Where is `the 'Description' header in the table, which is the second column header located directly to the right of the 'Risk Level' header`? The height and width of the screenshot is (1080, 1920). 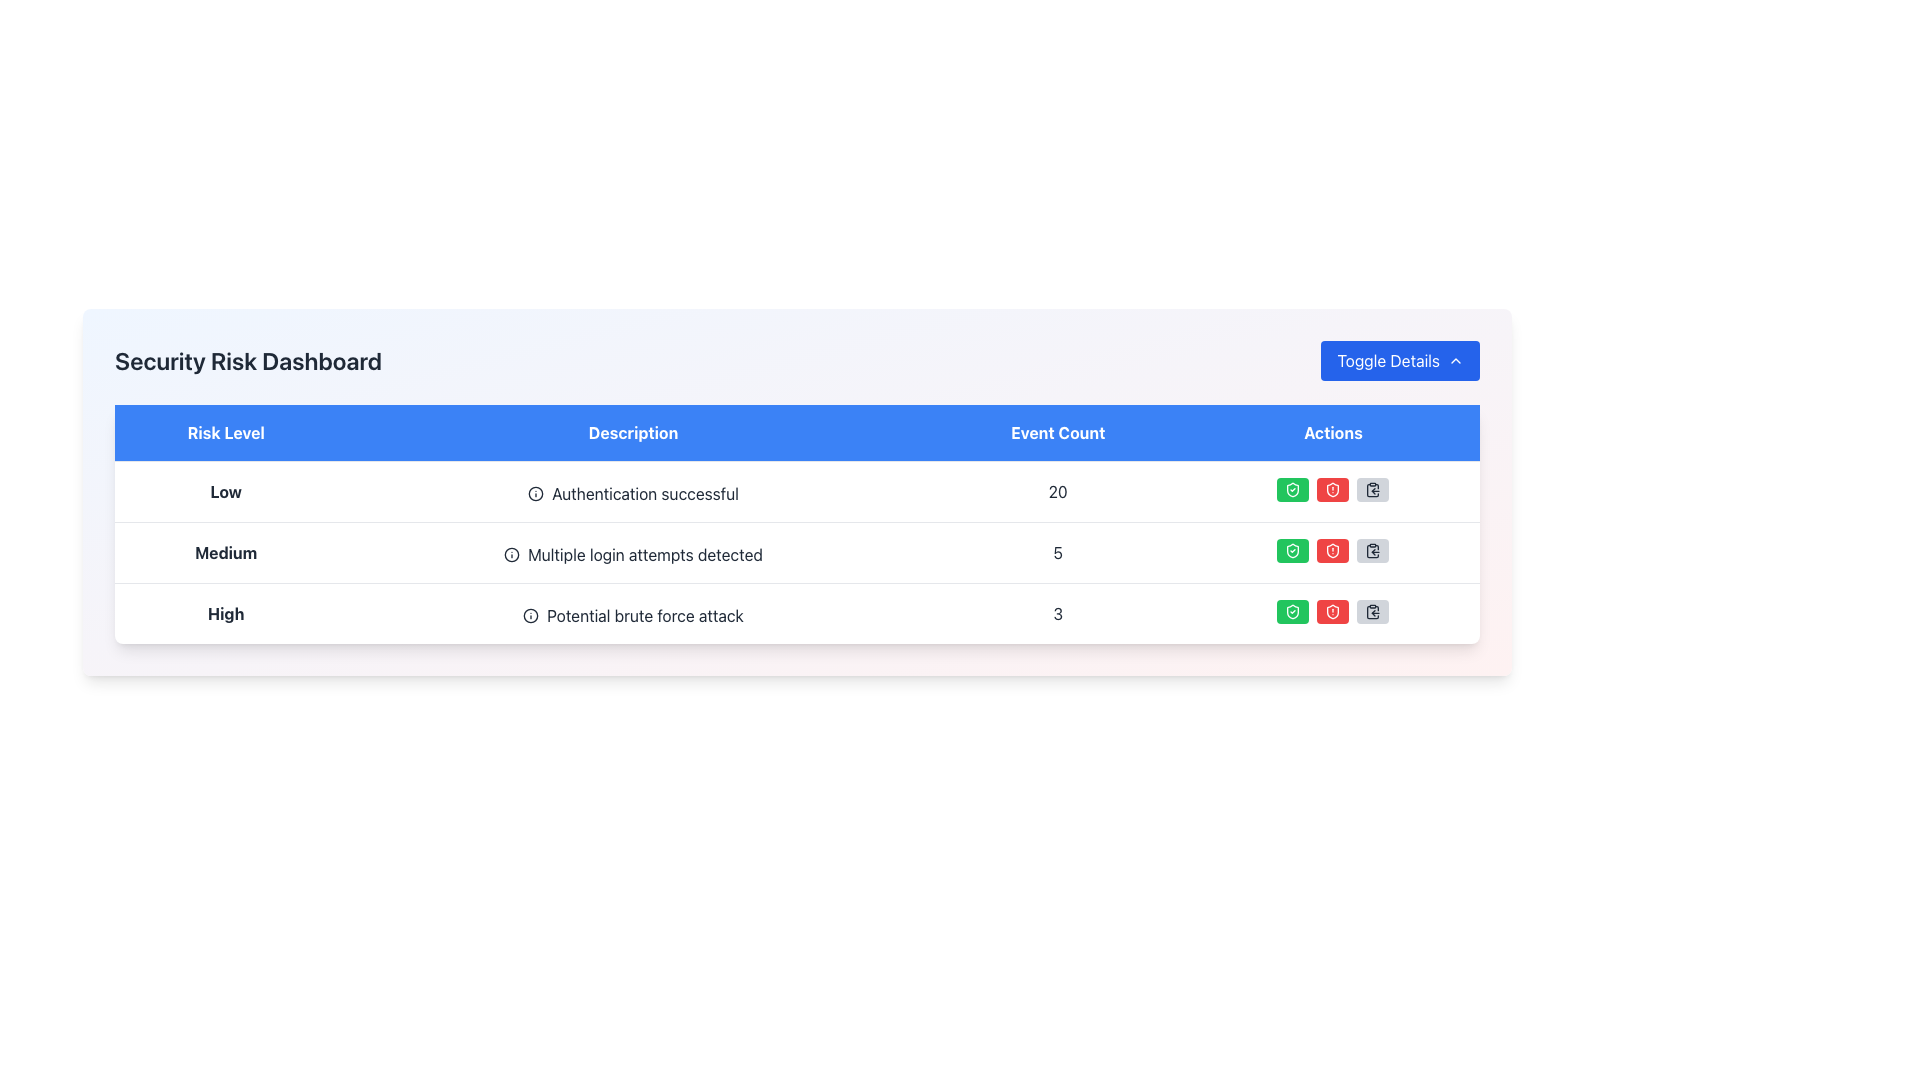 the 'Description' header in the table, which is the second column header located directly to the right of the 'Risk Level' header is located at coordinates (632, 432).